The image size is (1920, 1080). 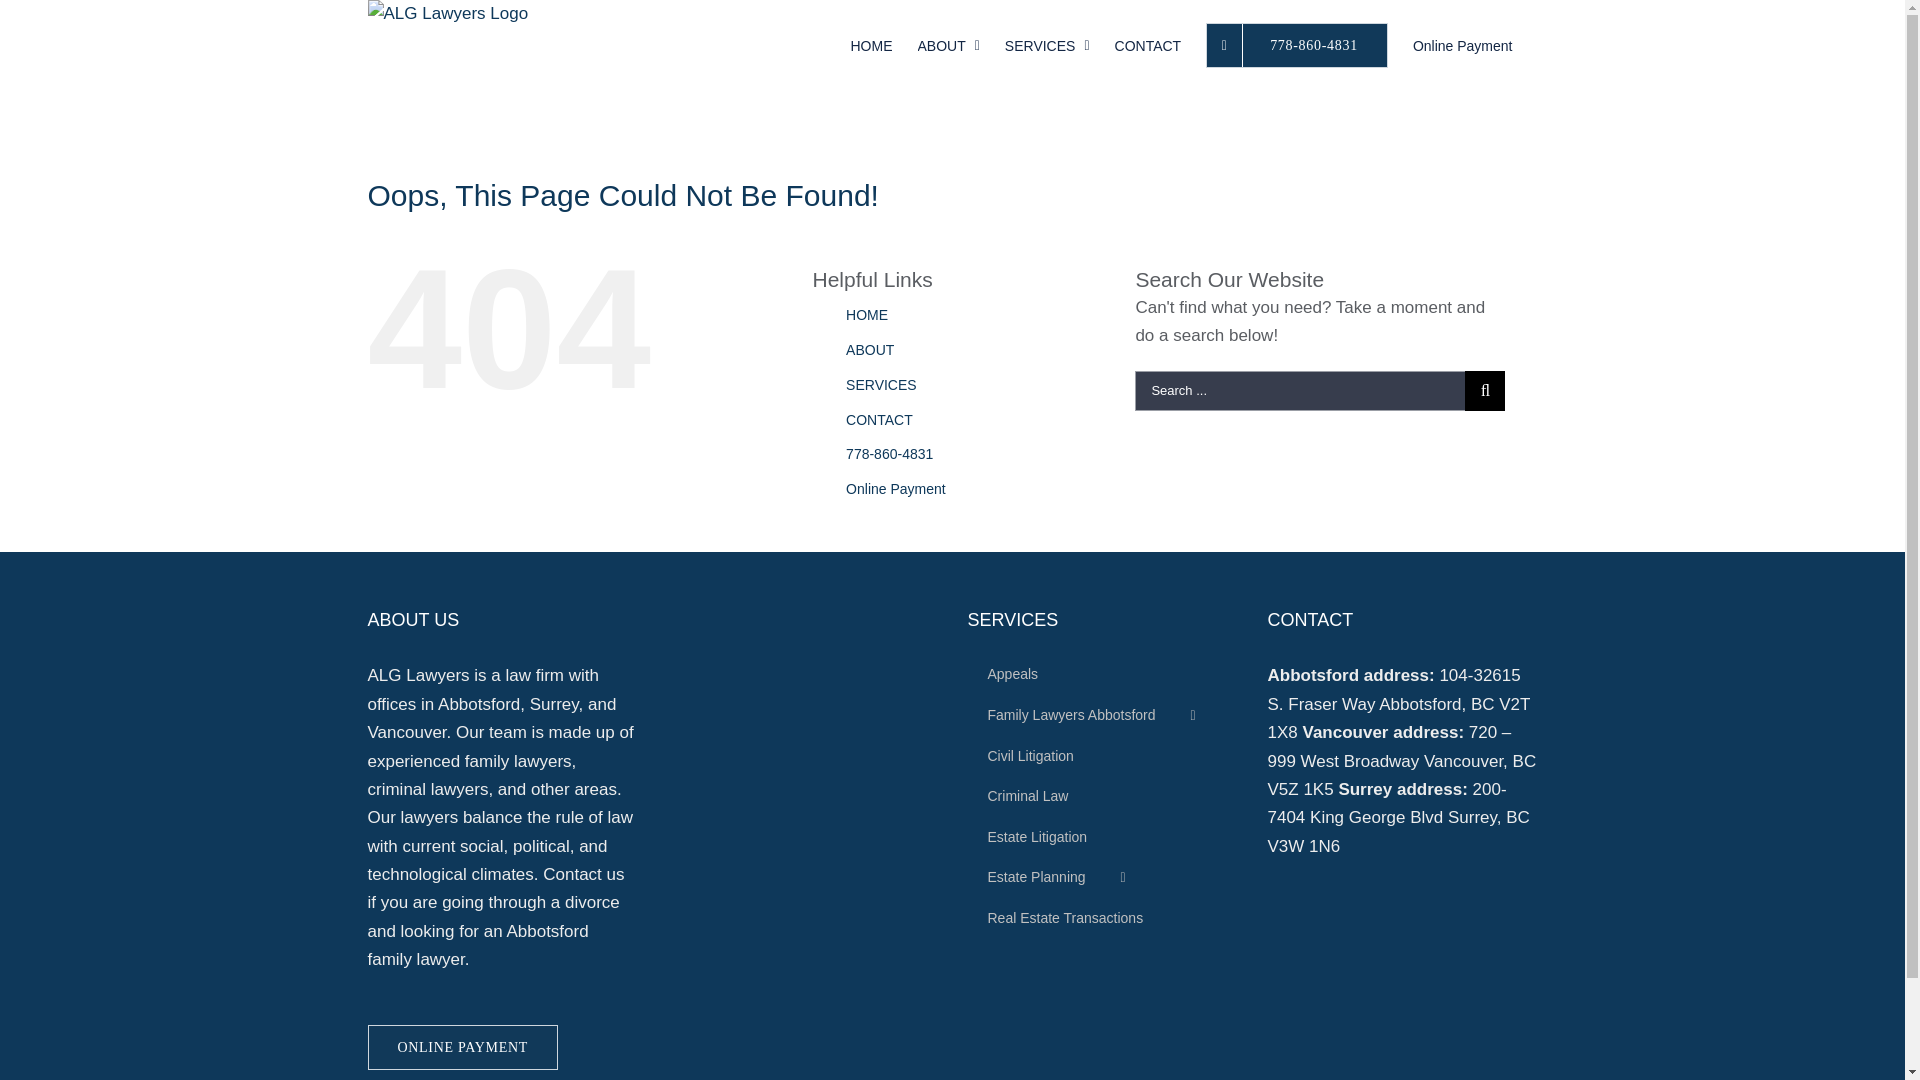 I want to click on 'ONLINE PAYMENT', so click(x=462, y=1046).